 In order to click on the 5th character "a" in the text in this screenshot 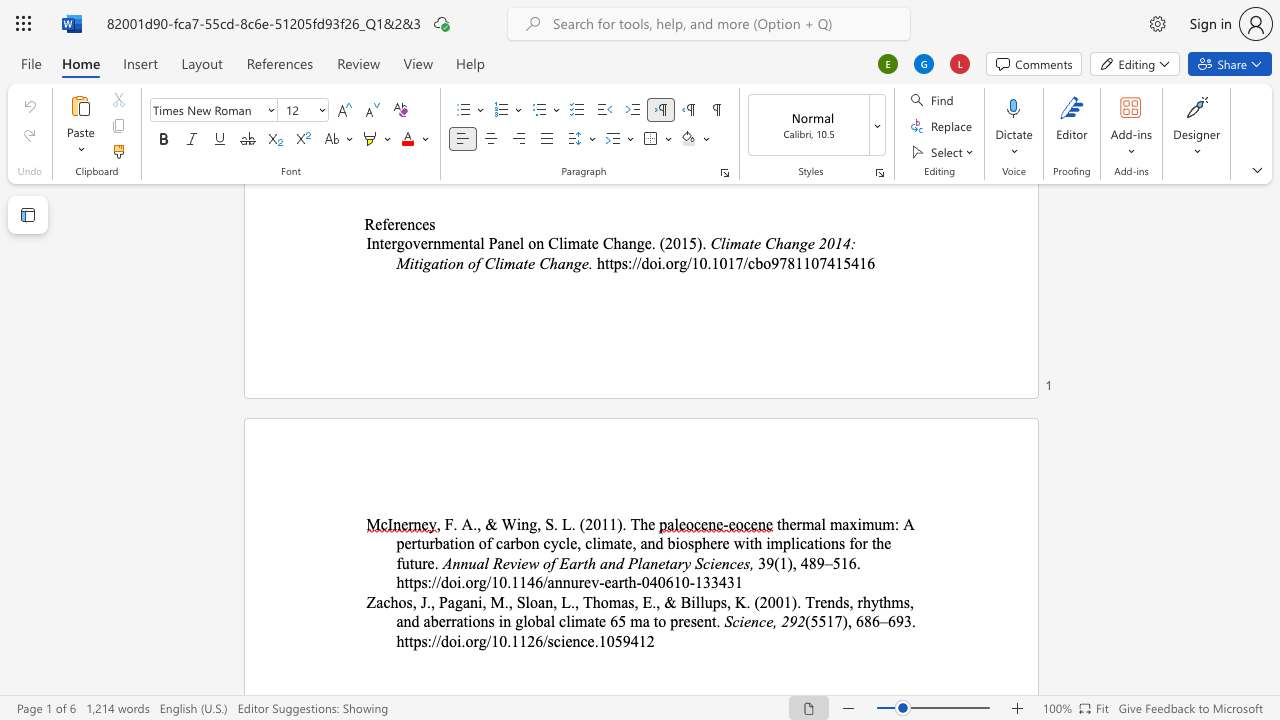, I will do `click(623, 601)`.